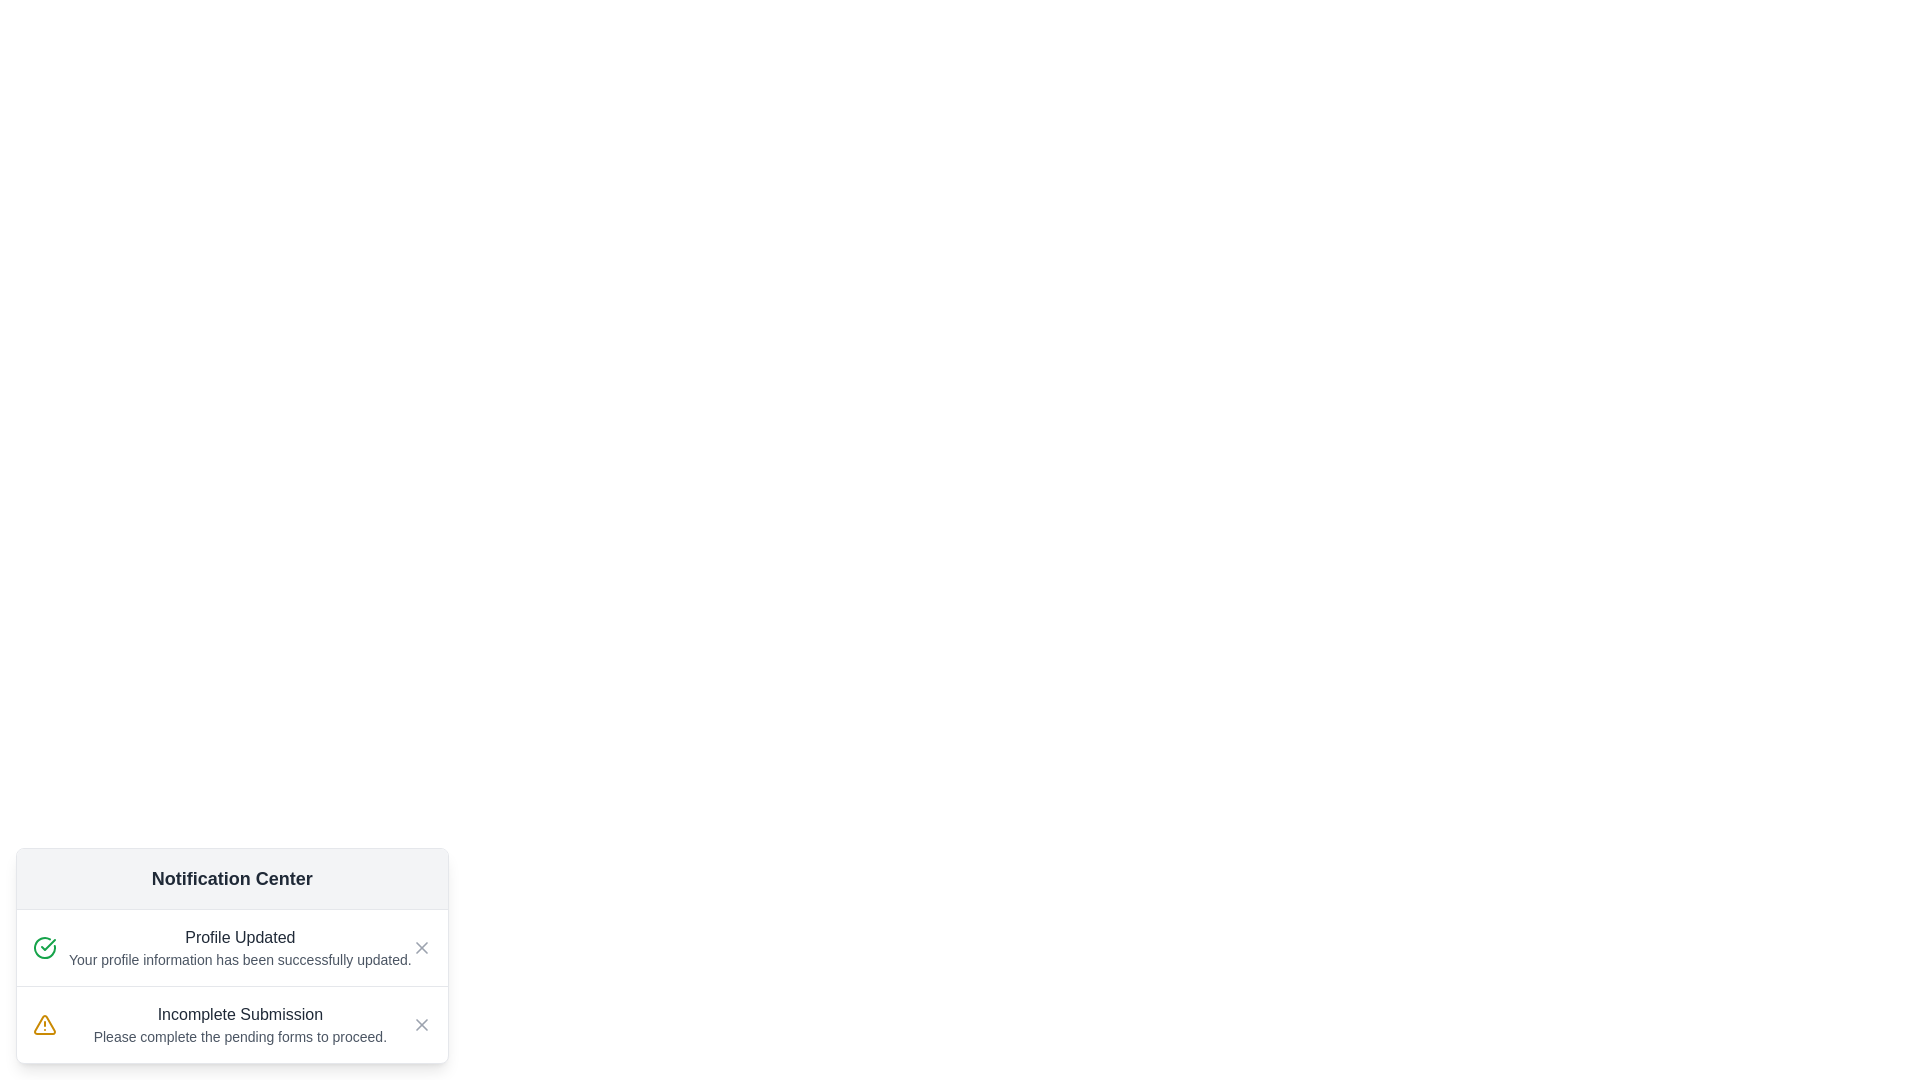 Image resolution: width=1920 pixels, height=1080 pixels. Describe the element at coordinates (44, 947) in the screenshot. I see `the success indicator icon located at the top-left of the 'Profile Updated' notification in the Notification Center panel` at that location.